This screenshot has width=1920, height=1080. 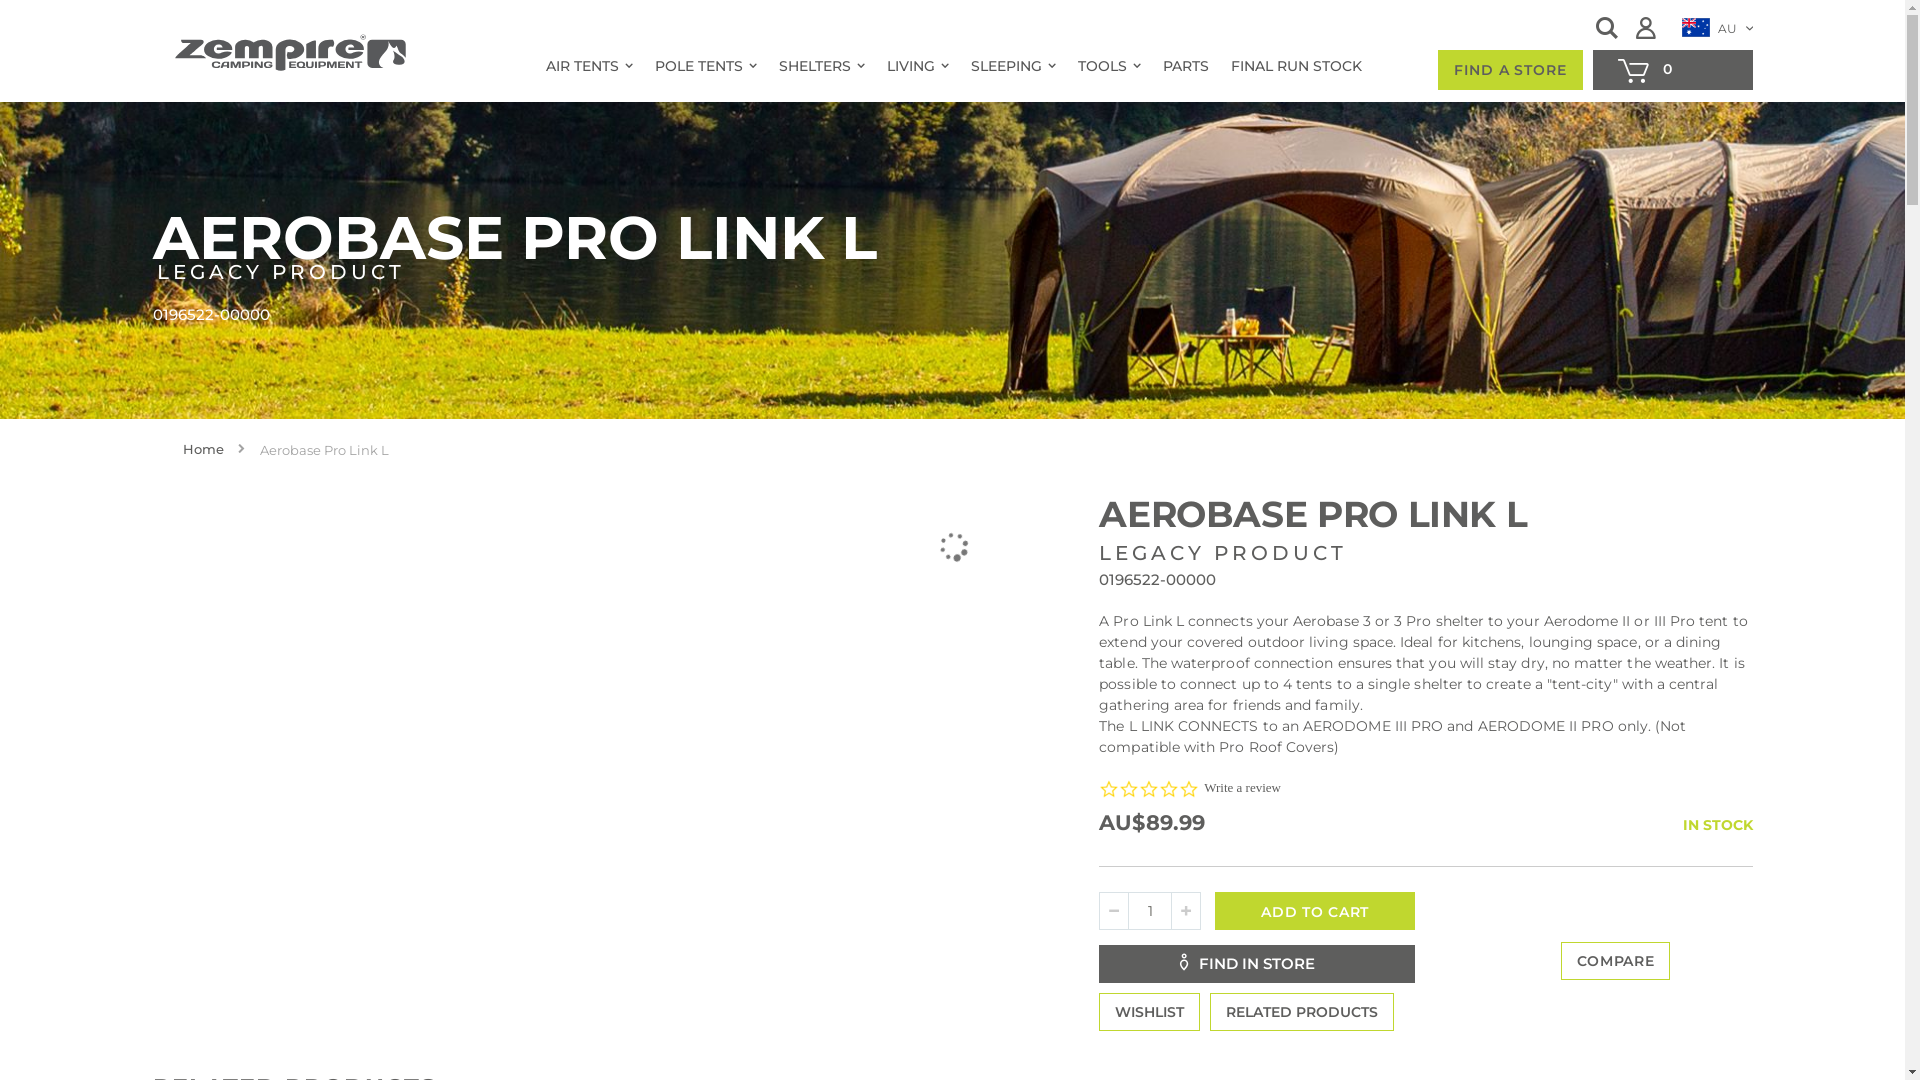 I want to click on 'SEARCH', so click(x=1607, y=27).